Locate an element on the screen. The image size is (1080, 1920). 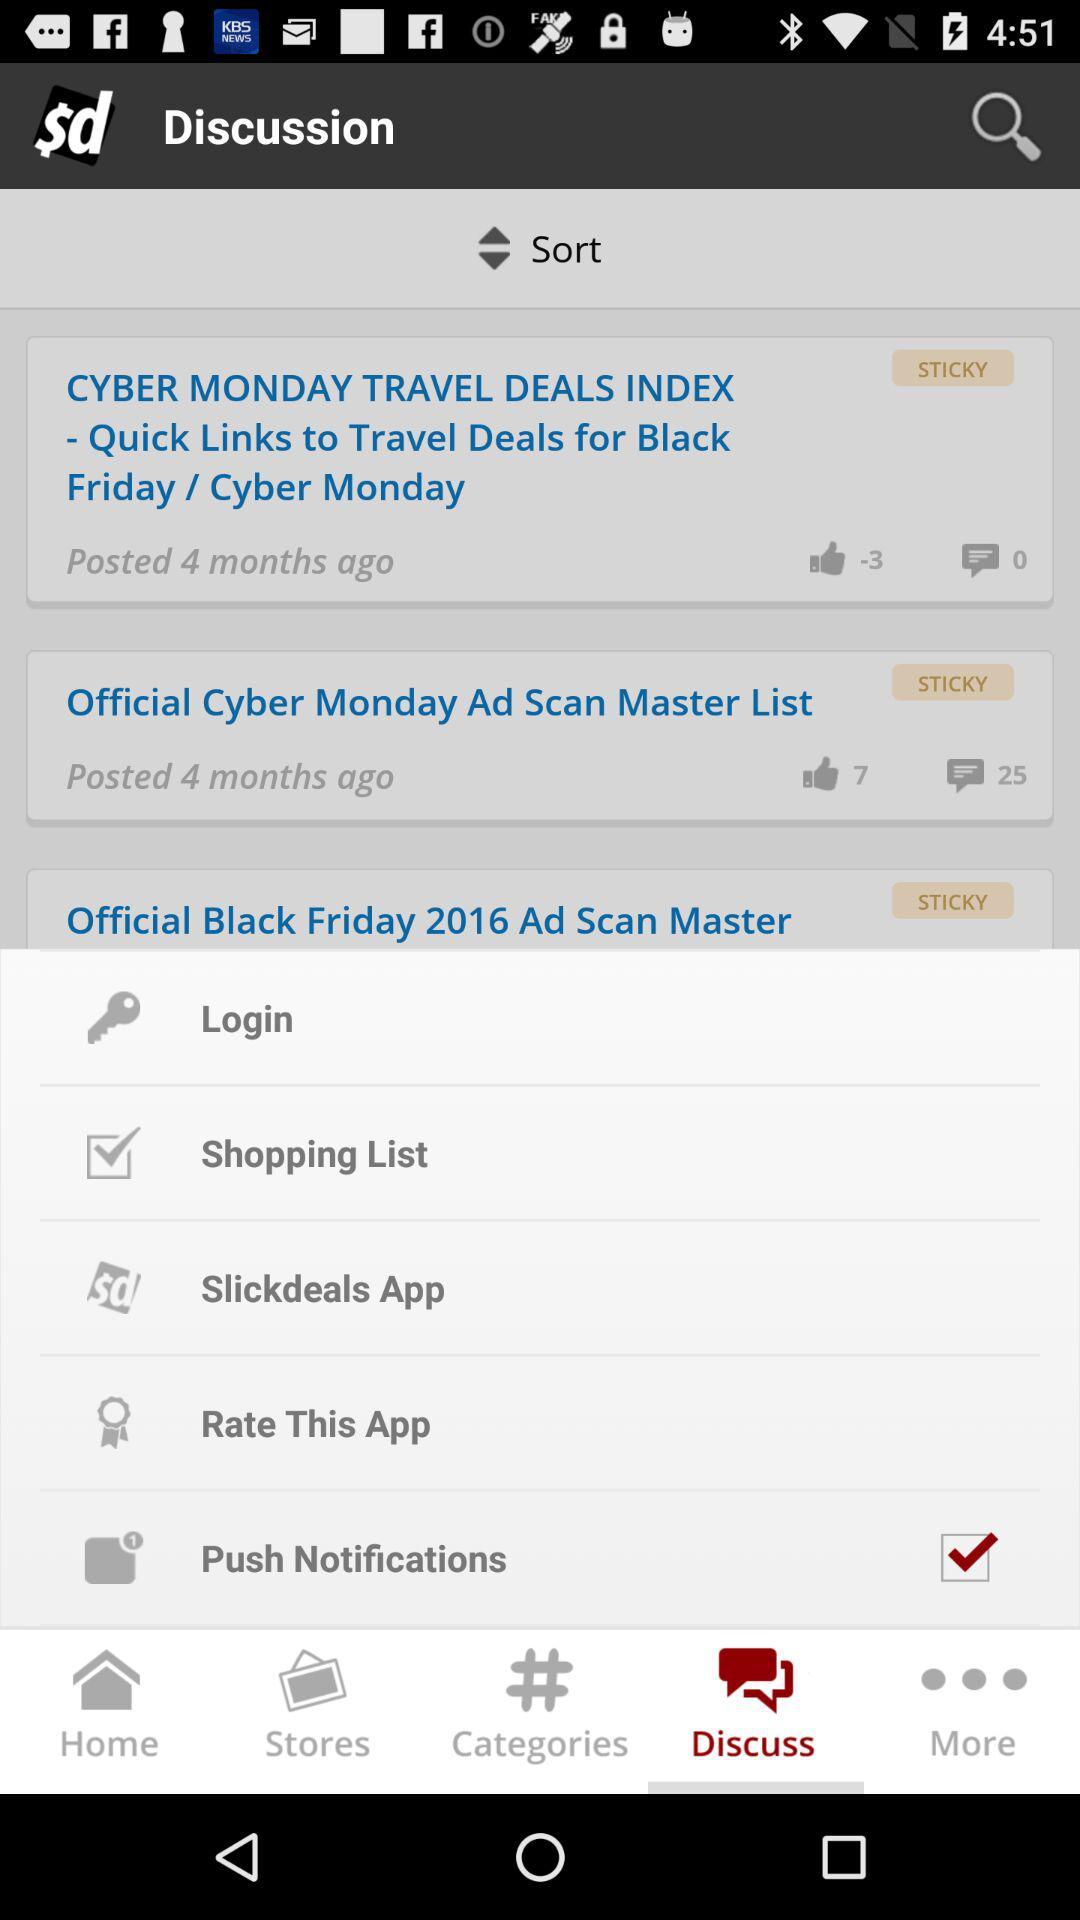
search icon is located at coordinates (1006, 124).